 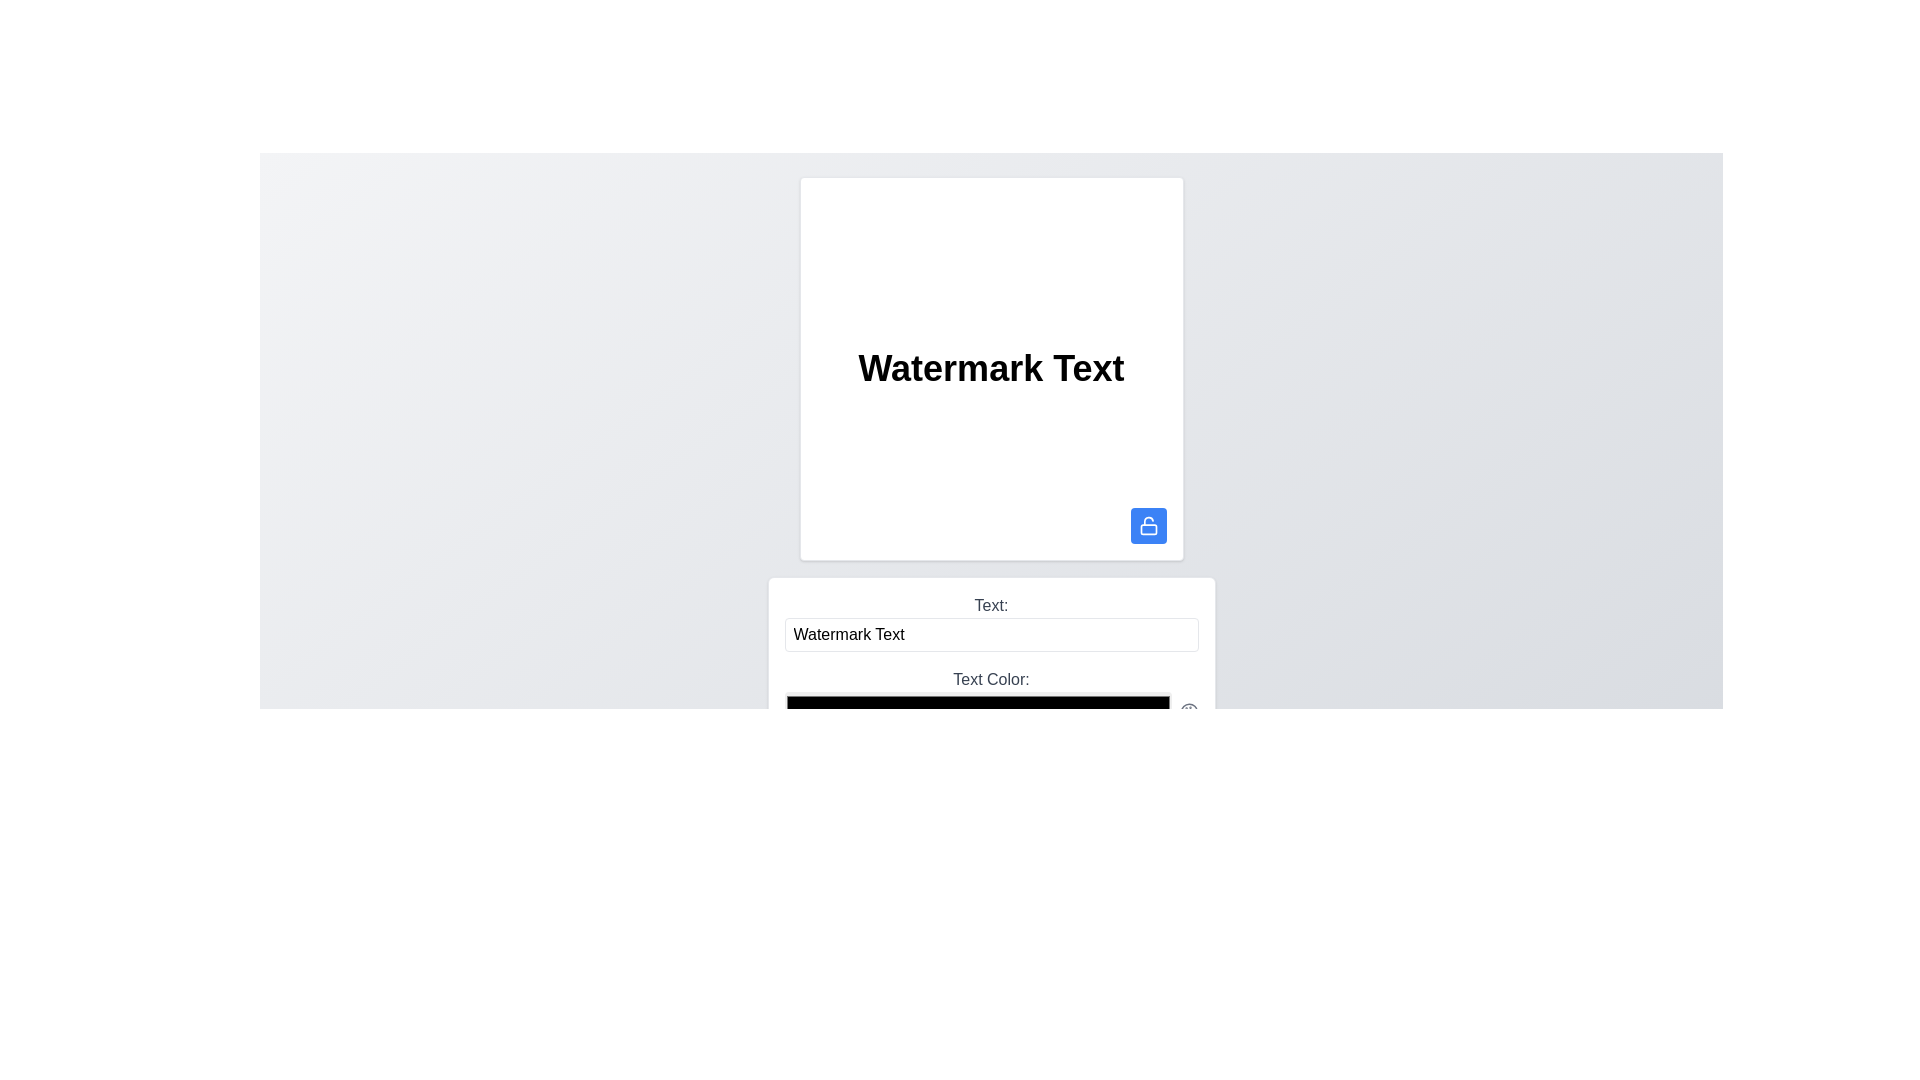 What do you see at coordinates (1148, 524) in the screenshot?
I see `the square button with a blue background and an unlocked padlock icon located at the bottom-right corner of the 'Watermark Text' section` at bounding box center [1148, 524].